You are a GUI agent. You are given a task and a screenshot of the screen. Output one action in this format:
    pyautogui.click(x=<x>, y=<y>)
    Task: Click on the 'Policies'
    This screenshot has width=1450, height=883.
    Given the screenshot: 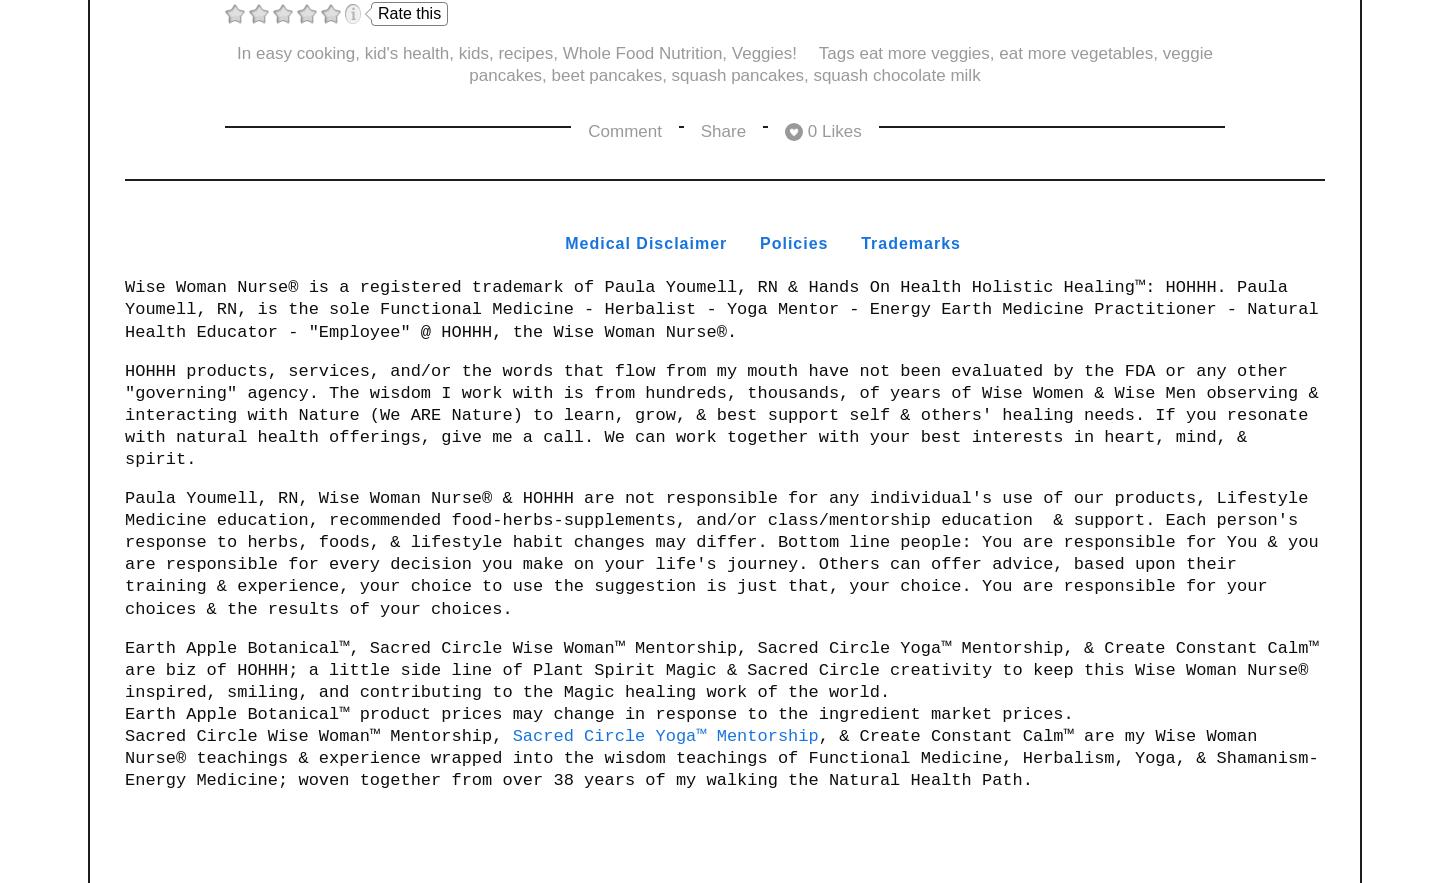 What is the action you would take?
    pyautogui.click(x=793, y=241)
    